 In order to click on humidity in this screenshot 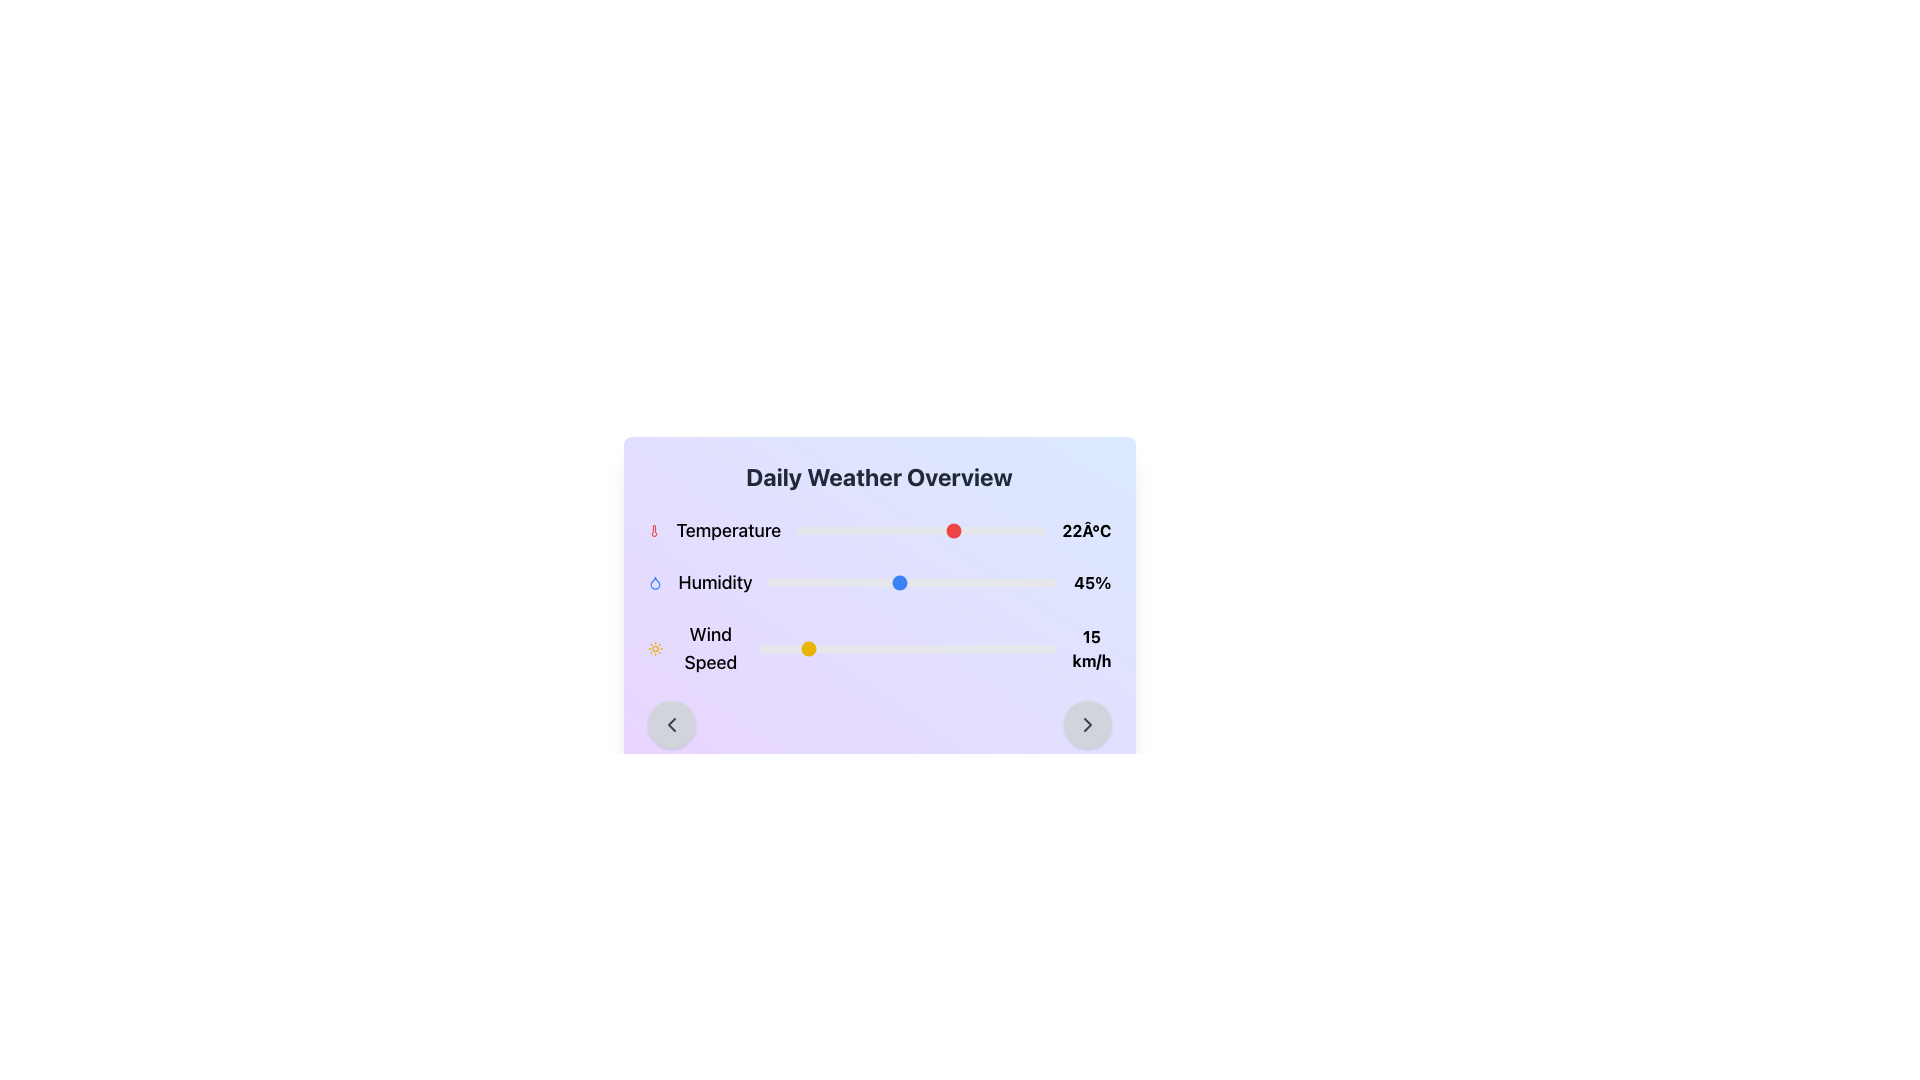, I will do `click(817, 582)`.